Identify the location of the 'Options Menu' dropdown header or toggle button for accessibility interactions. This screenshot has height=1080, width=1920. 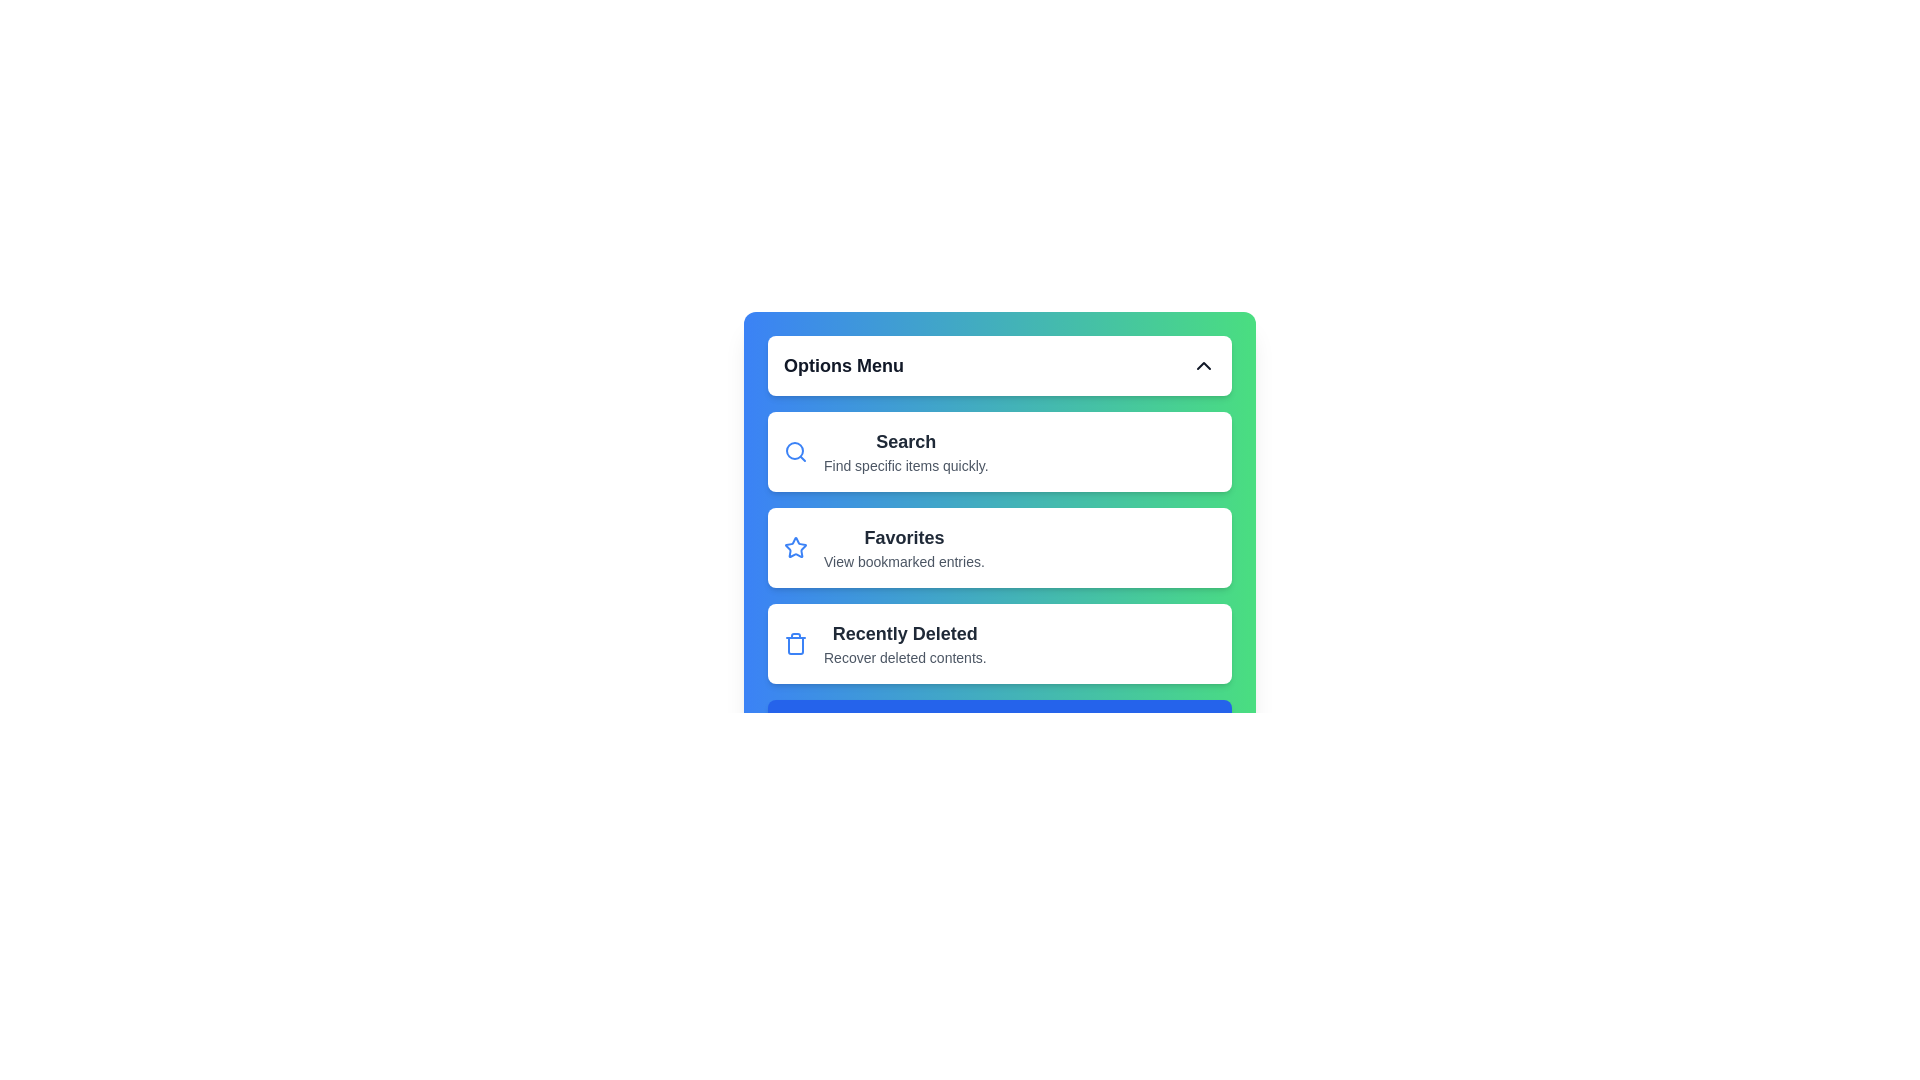
(999, 366).